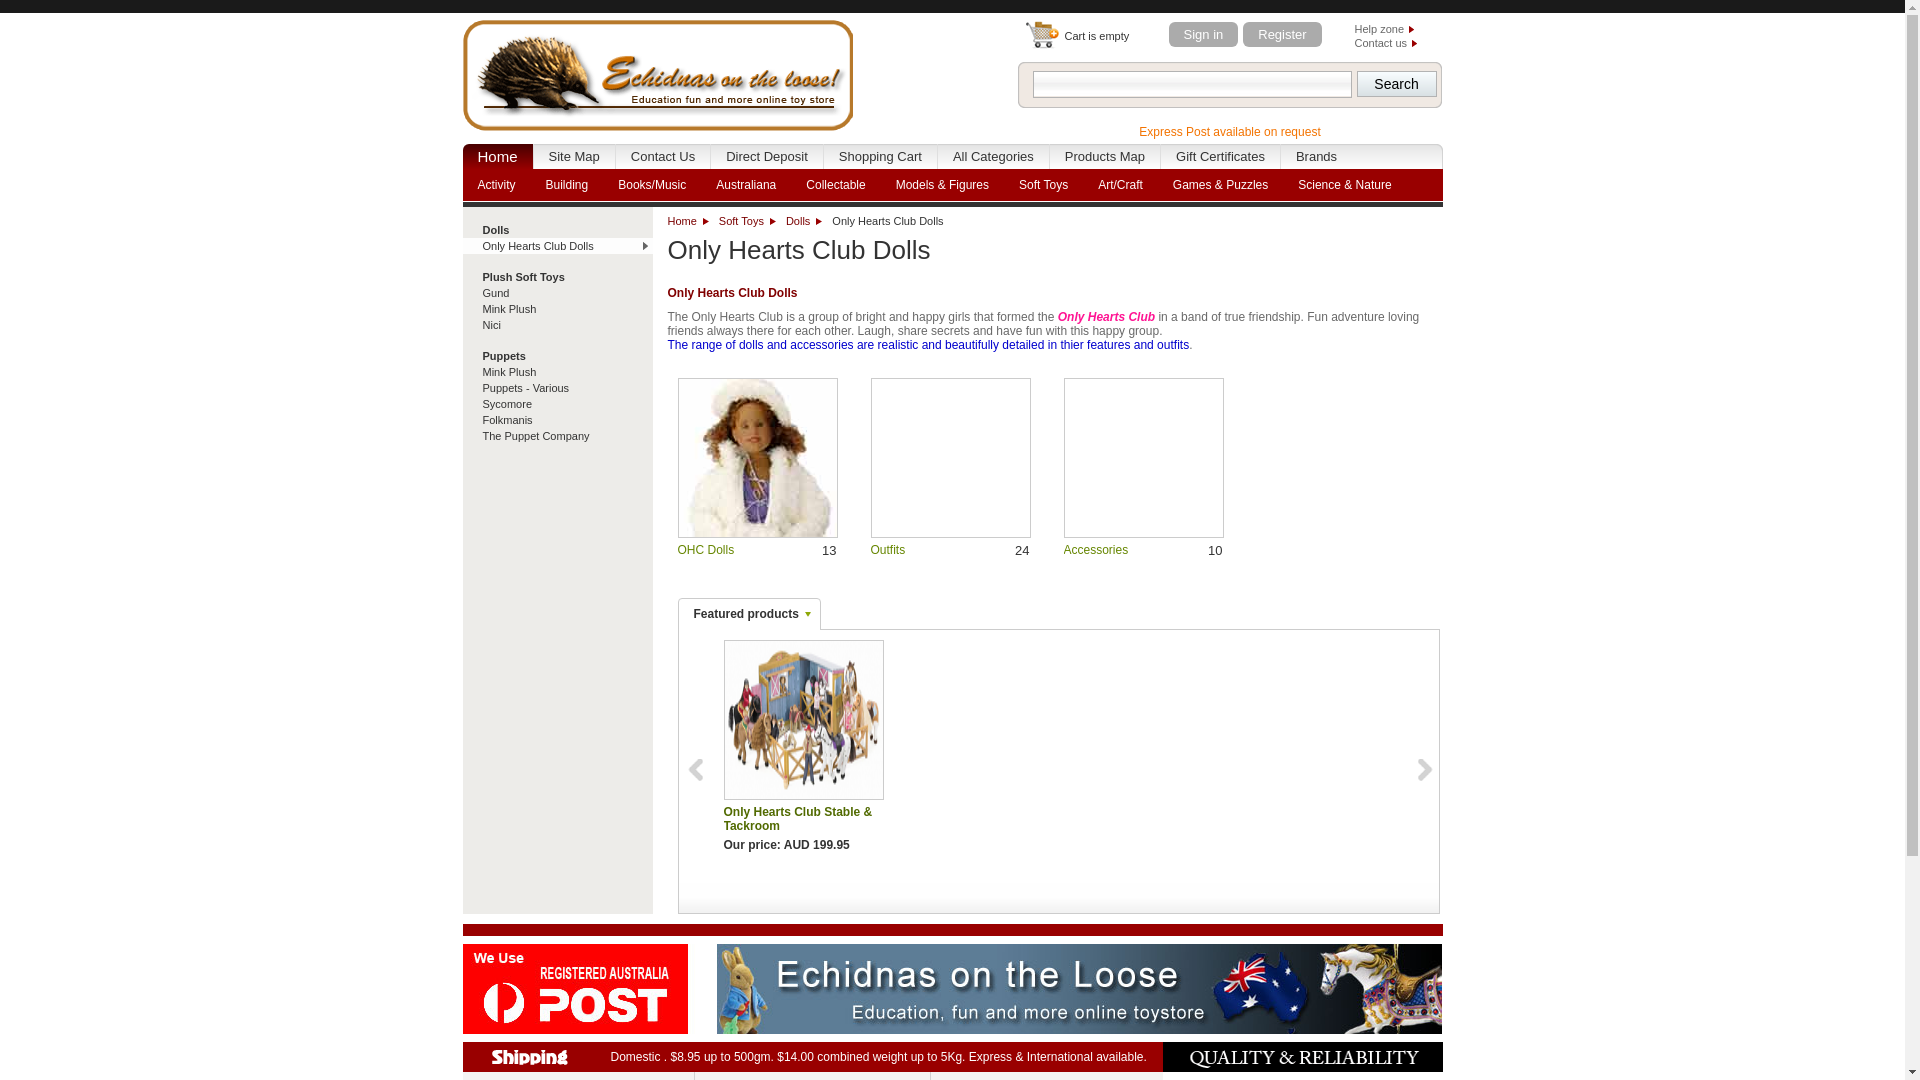 The height and width of the screenshot is (1080, 1920). I want to click on 'Activity', so click(495, 185).